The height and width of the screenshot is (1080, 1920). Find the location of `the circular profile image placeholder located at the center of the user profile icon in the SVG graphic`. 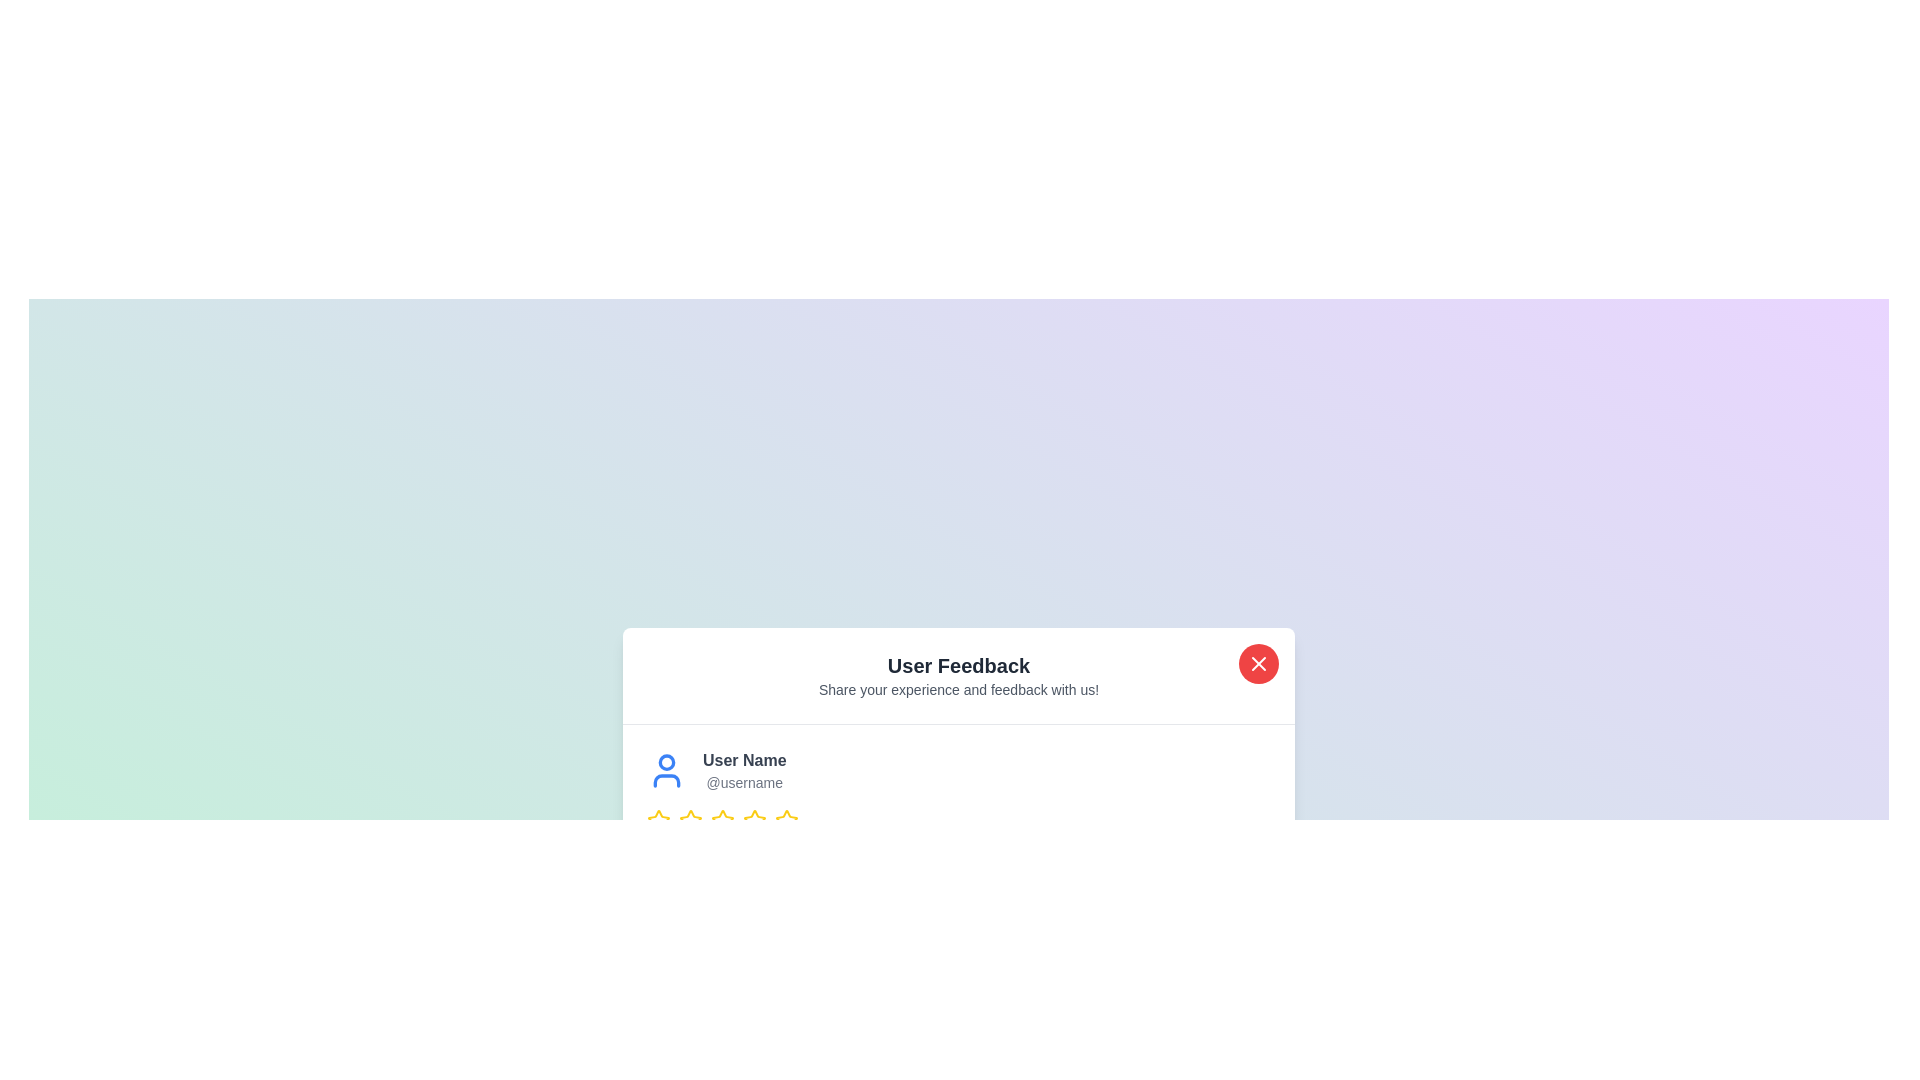

the circular profile image placeholder located at the center of the user profile icon in the SVG graphic is located at coordinates (667, 762).